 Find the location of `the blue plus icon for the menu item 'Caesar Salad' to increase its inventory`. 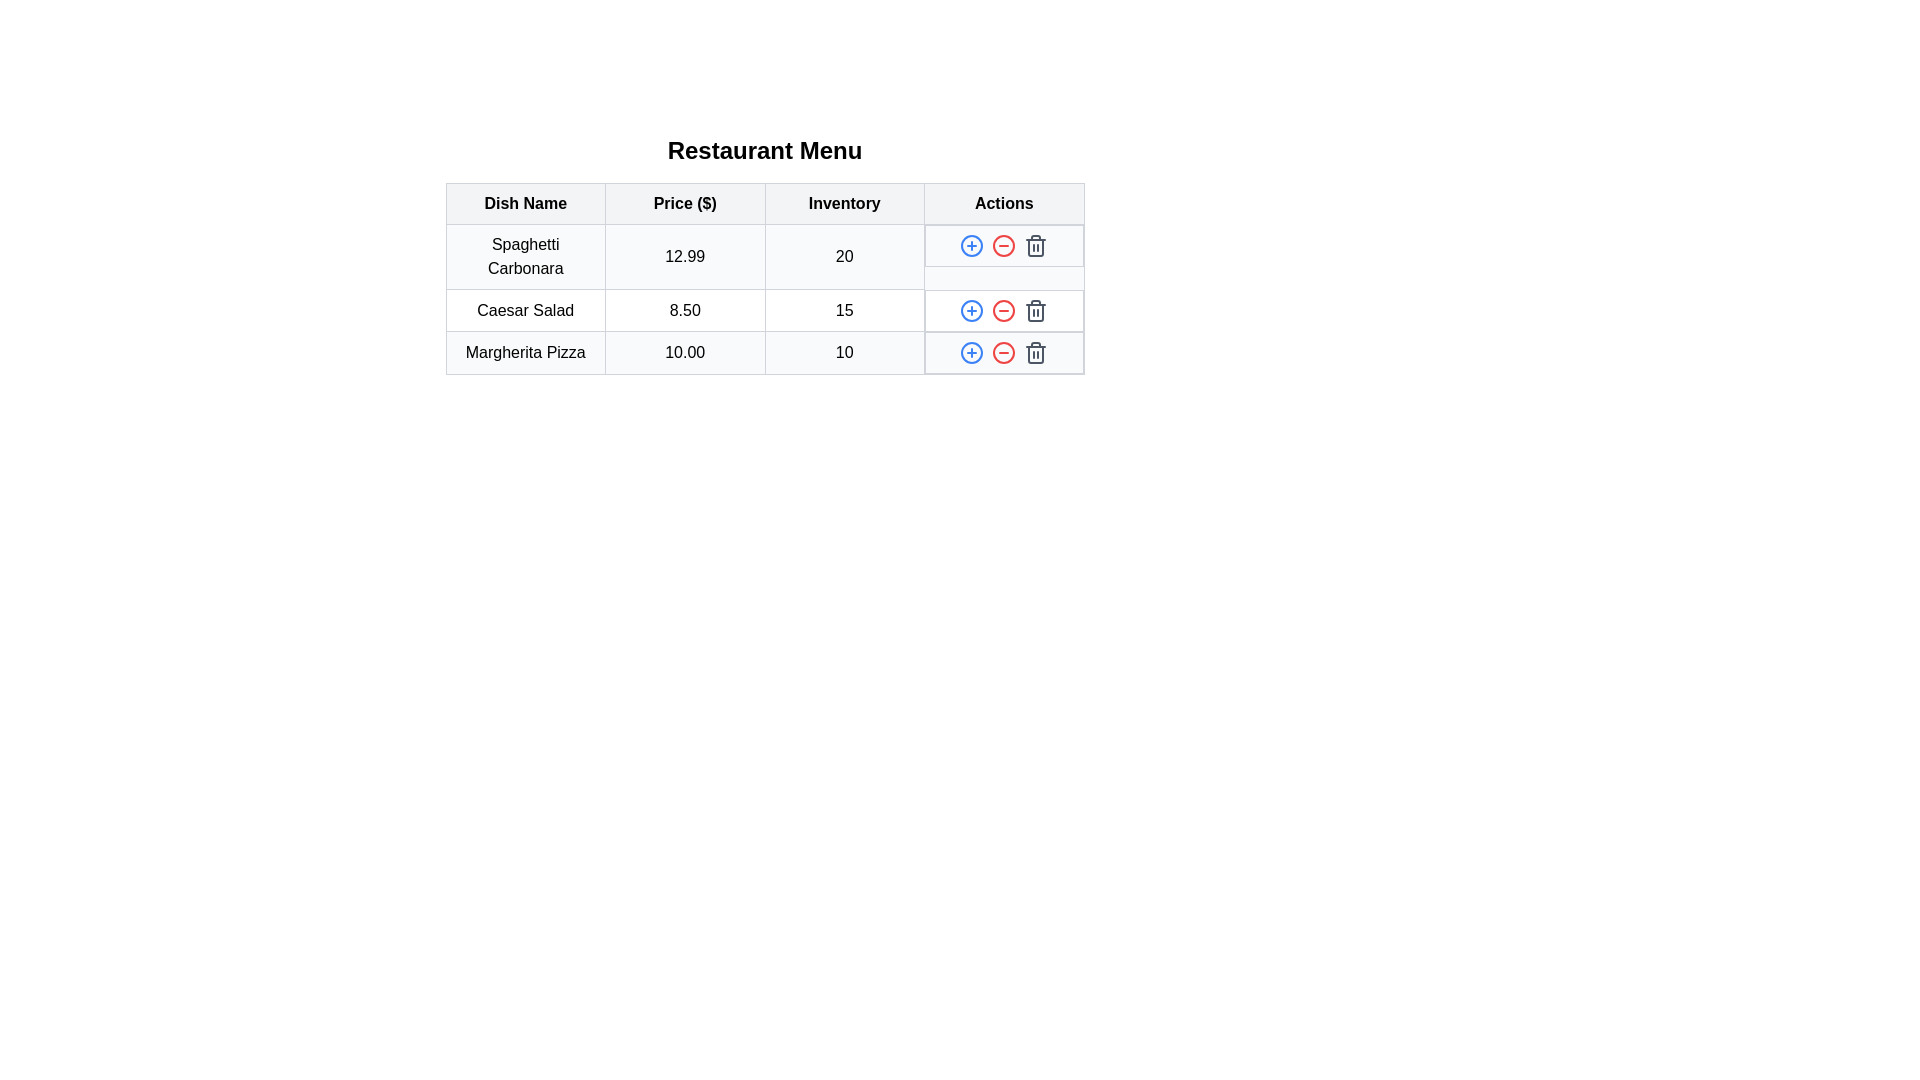

the blue plus icon for the menu item 'Caesar Salad' to increase its inventory is located at coordinates (972, 310).